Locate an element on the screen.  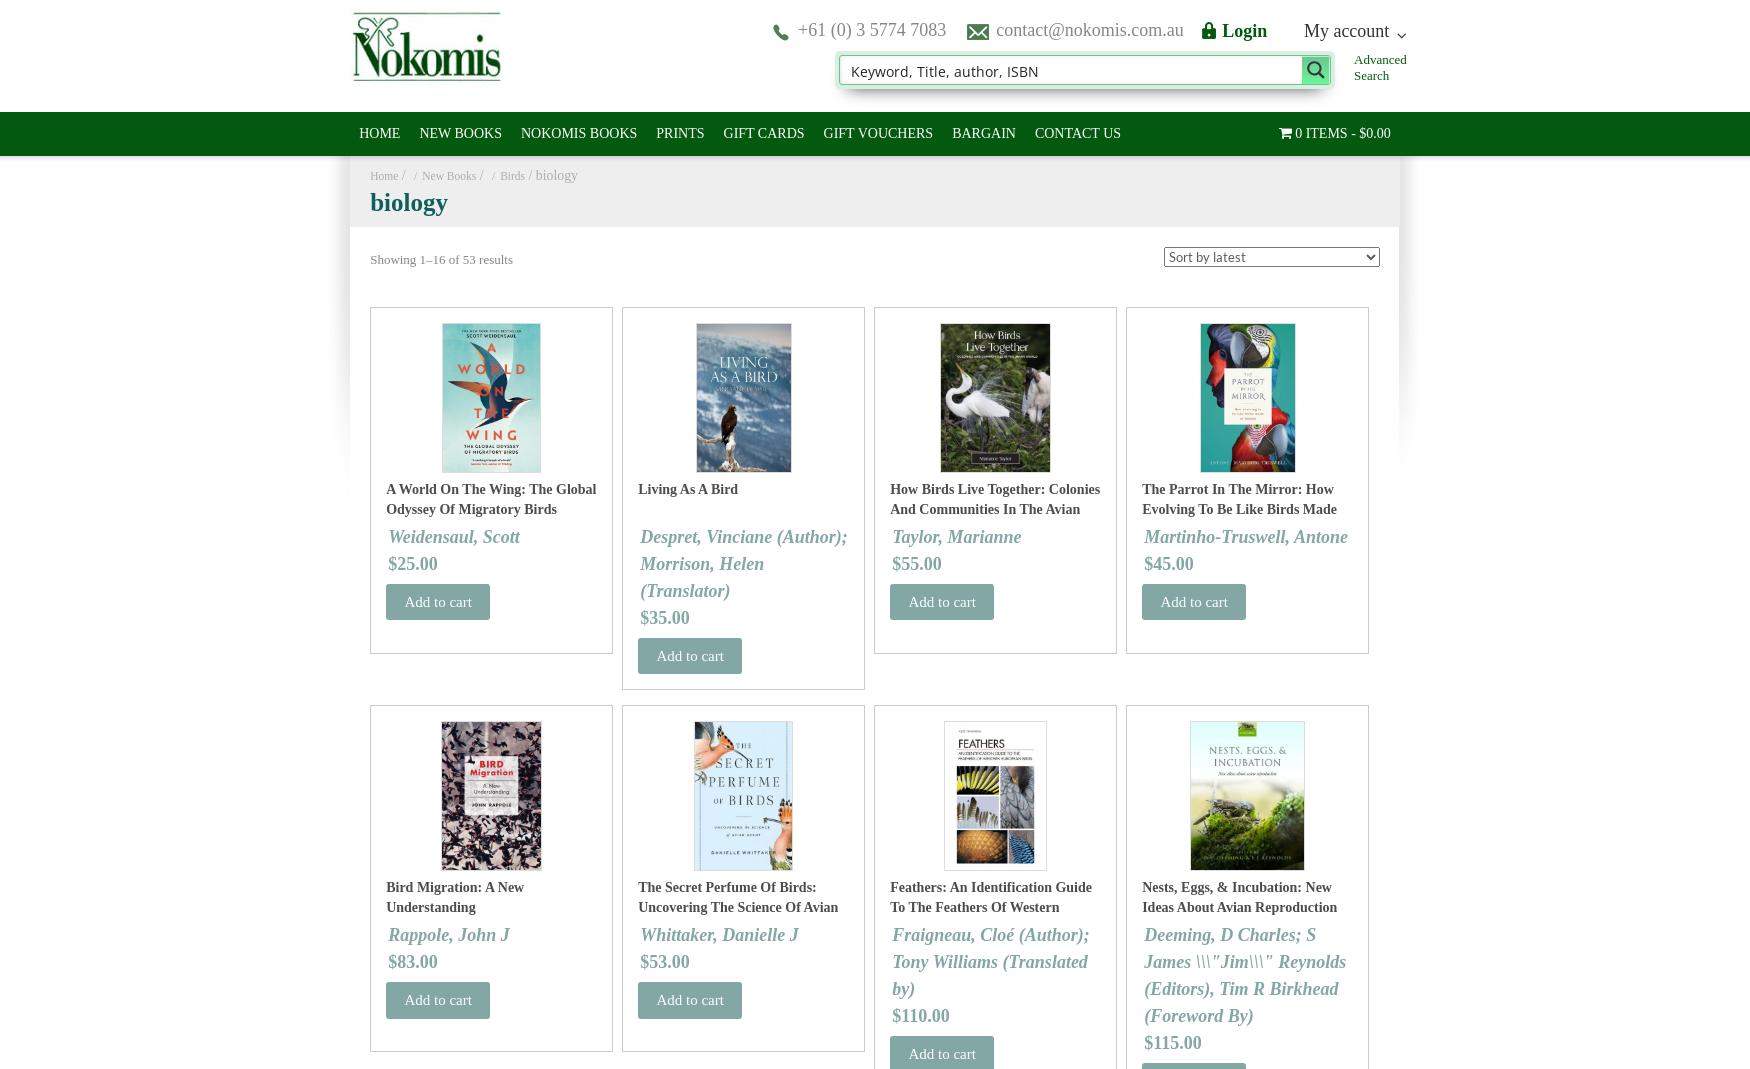
'Home' is located at coordinates (382, 175).